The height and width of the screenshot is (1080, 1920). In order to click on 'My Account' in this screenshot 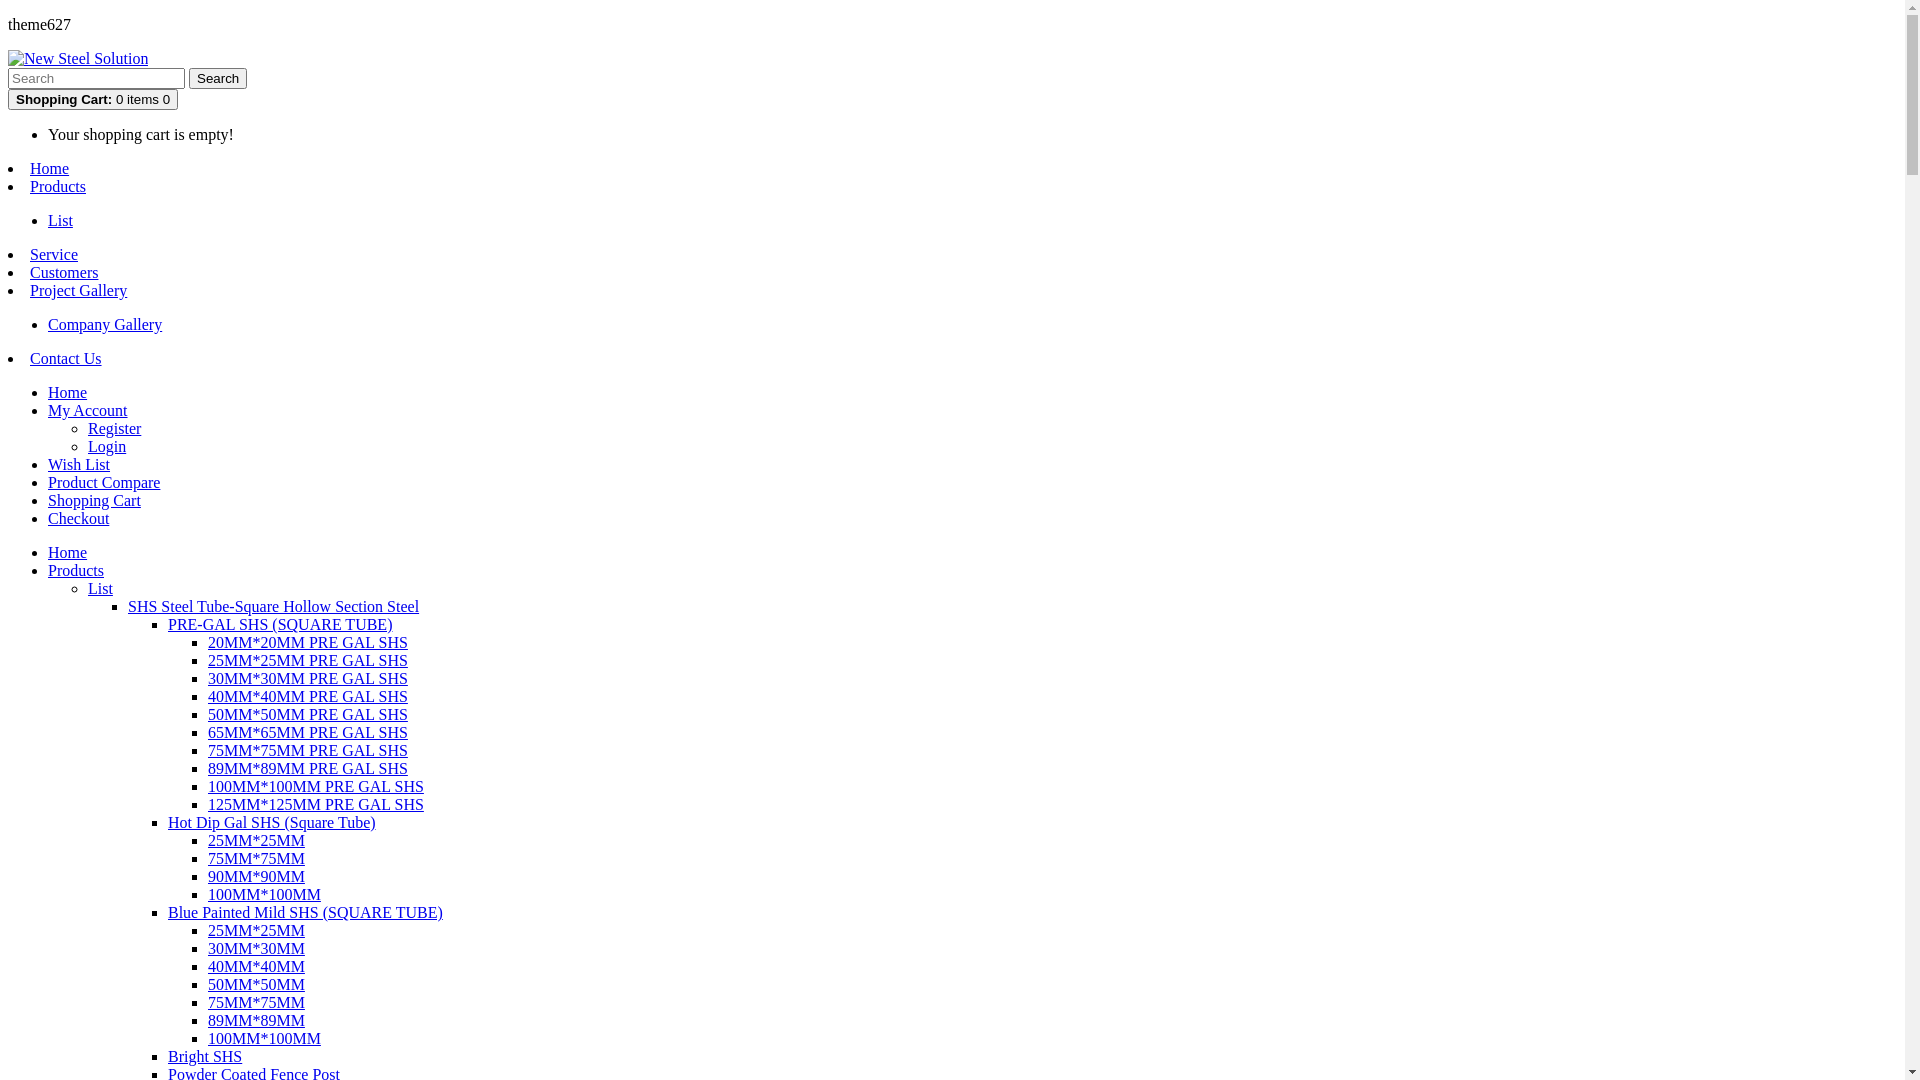, I will do `click(86, 409)`.